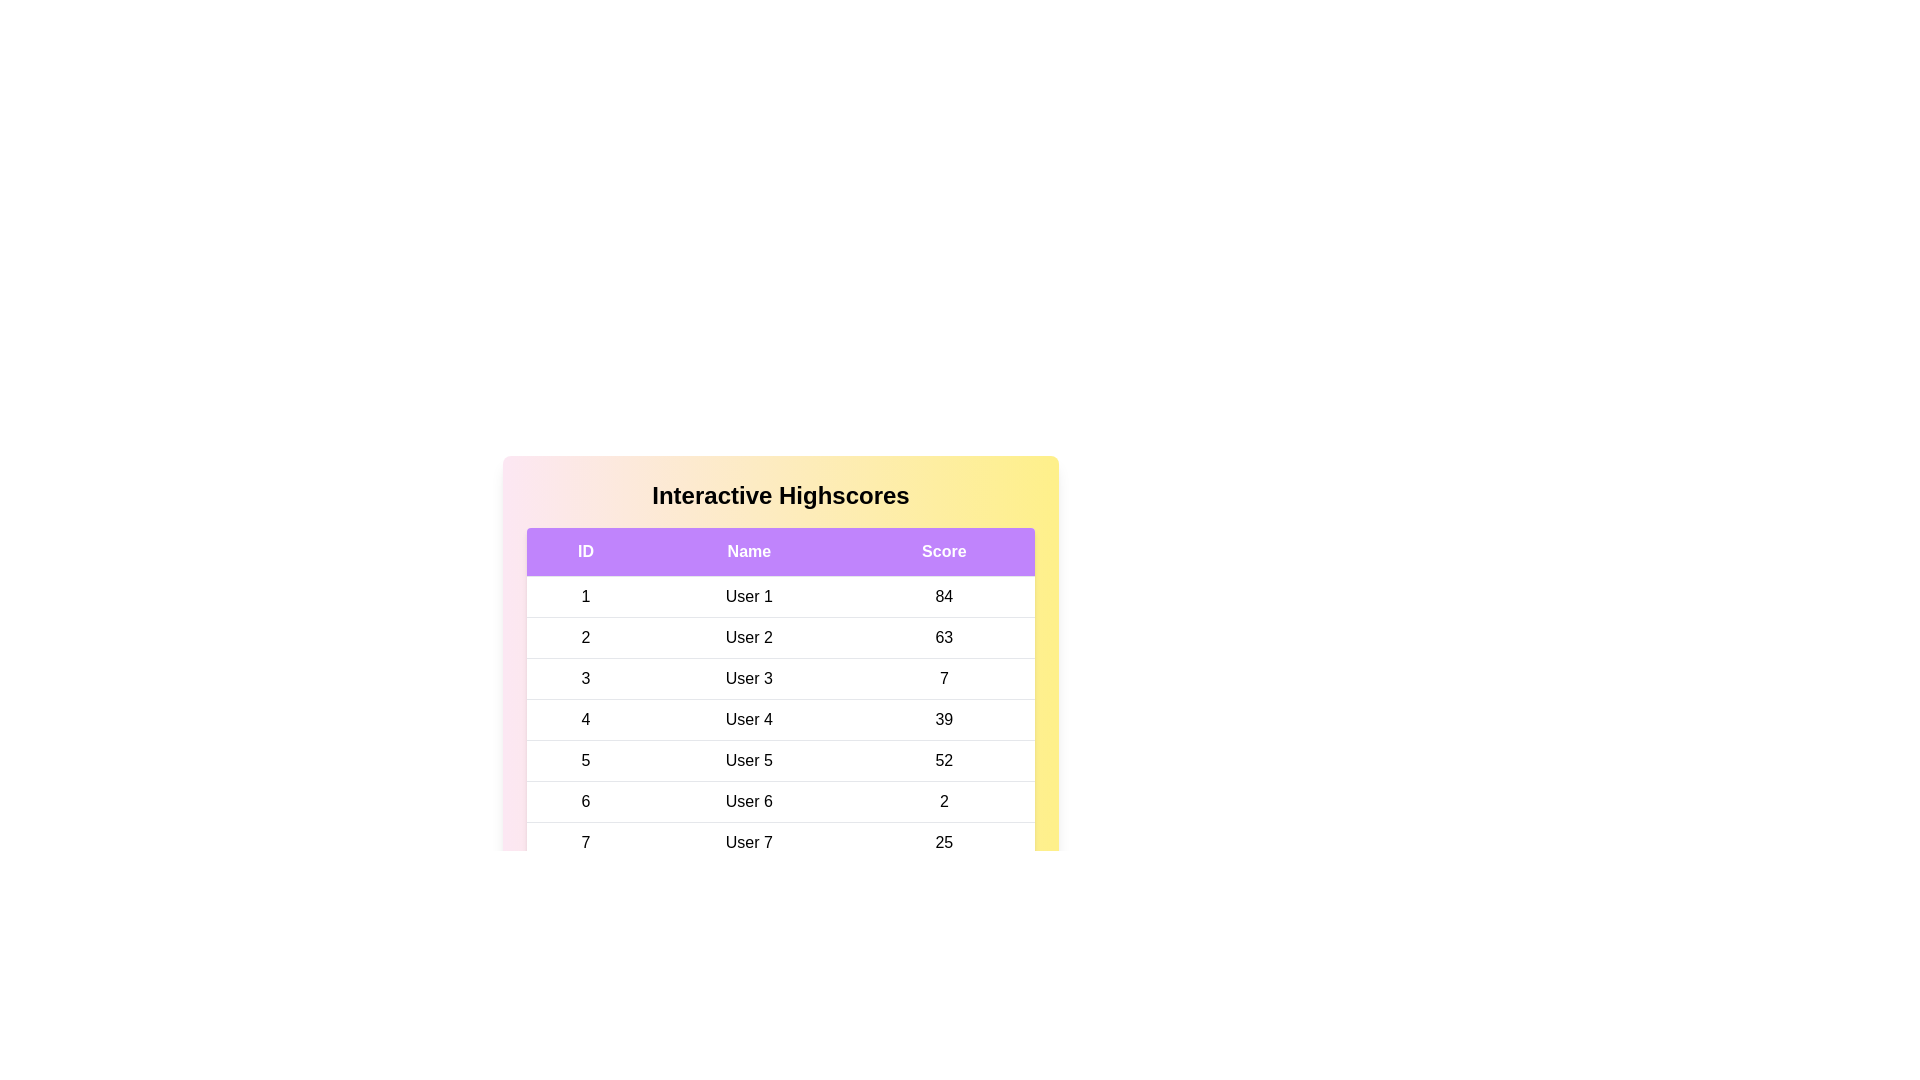 The image size is (1920, 1080). Describe the element at coordinates (780, 596) in the screenshot. I see `the row corresponding to 1` at that location.